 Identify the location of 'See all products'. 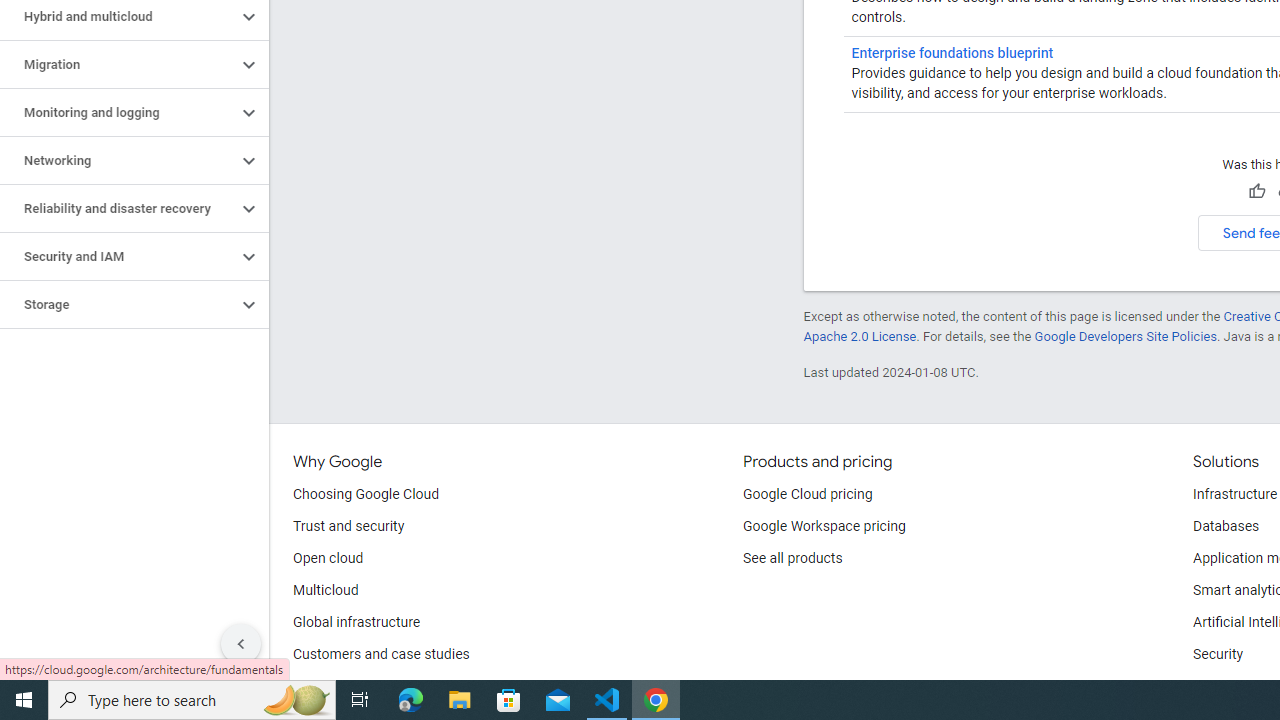
(791, 559).